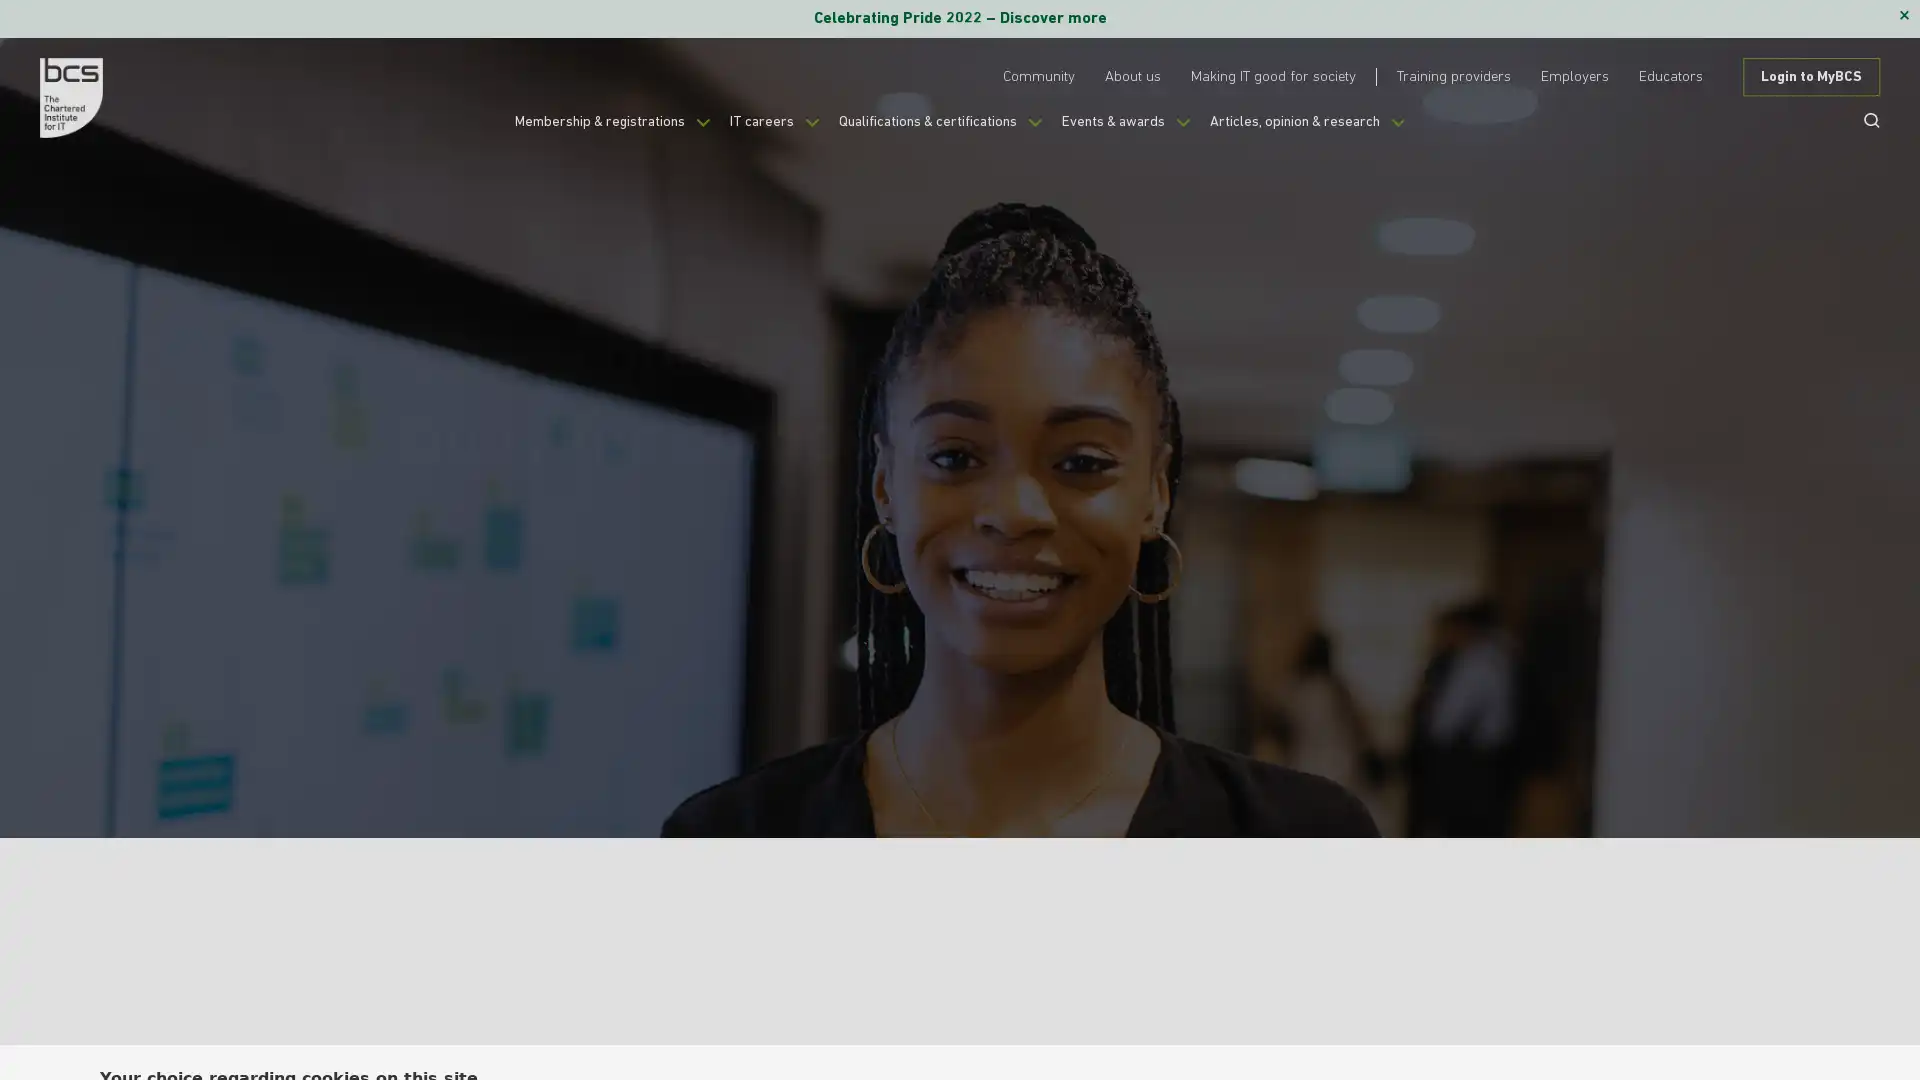  Describe the element at coordinates (756, 132) in the screenshot. I see `IT careers` at that location.